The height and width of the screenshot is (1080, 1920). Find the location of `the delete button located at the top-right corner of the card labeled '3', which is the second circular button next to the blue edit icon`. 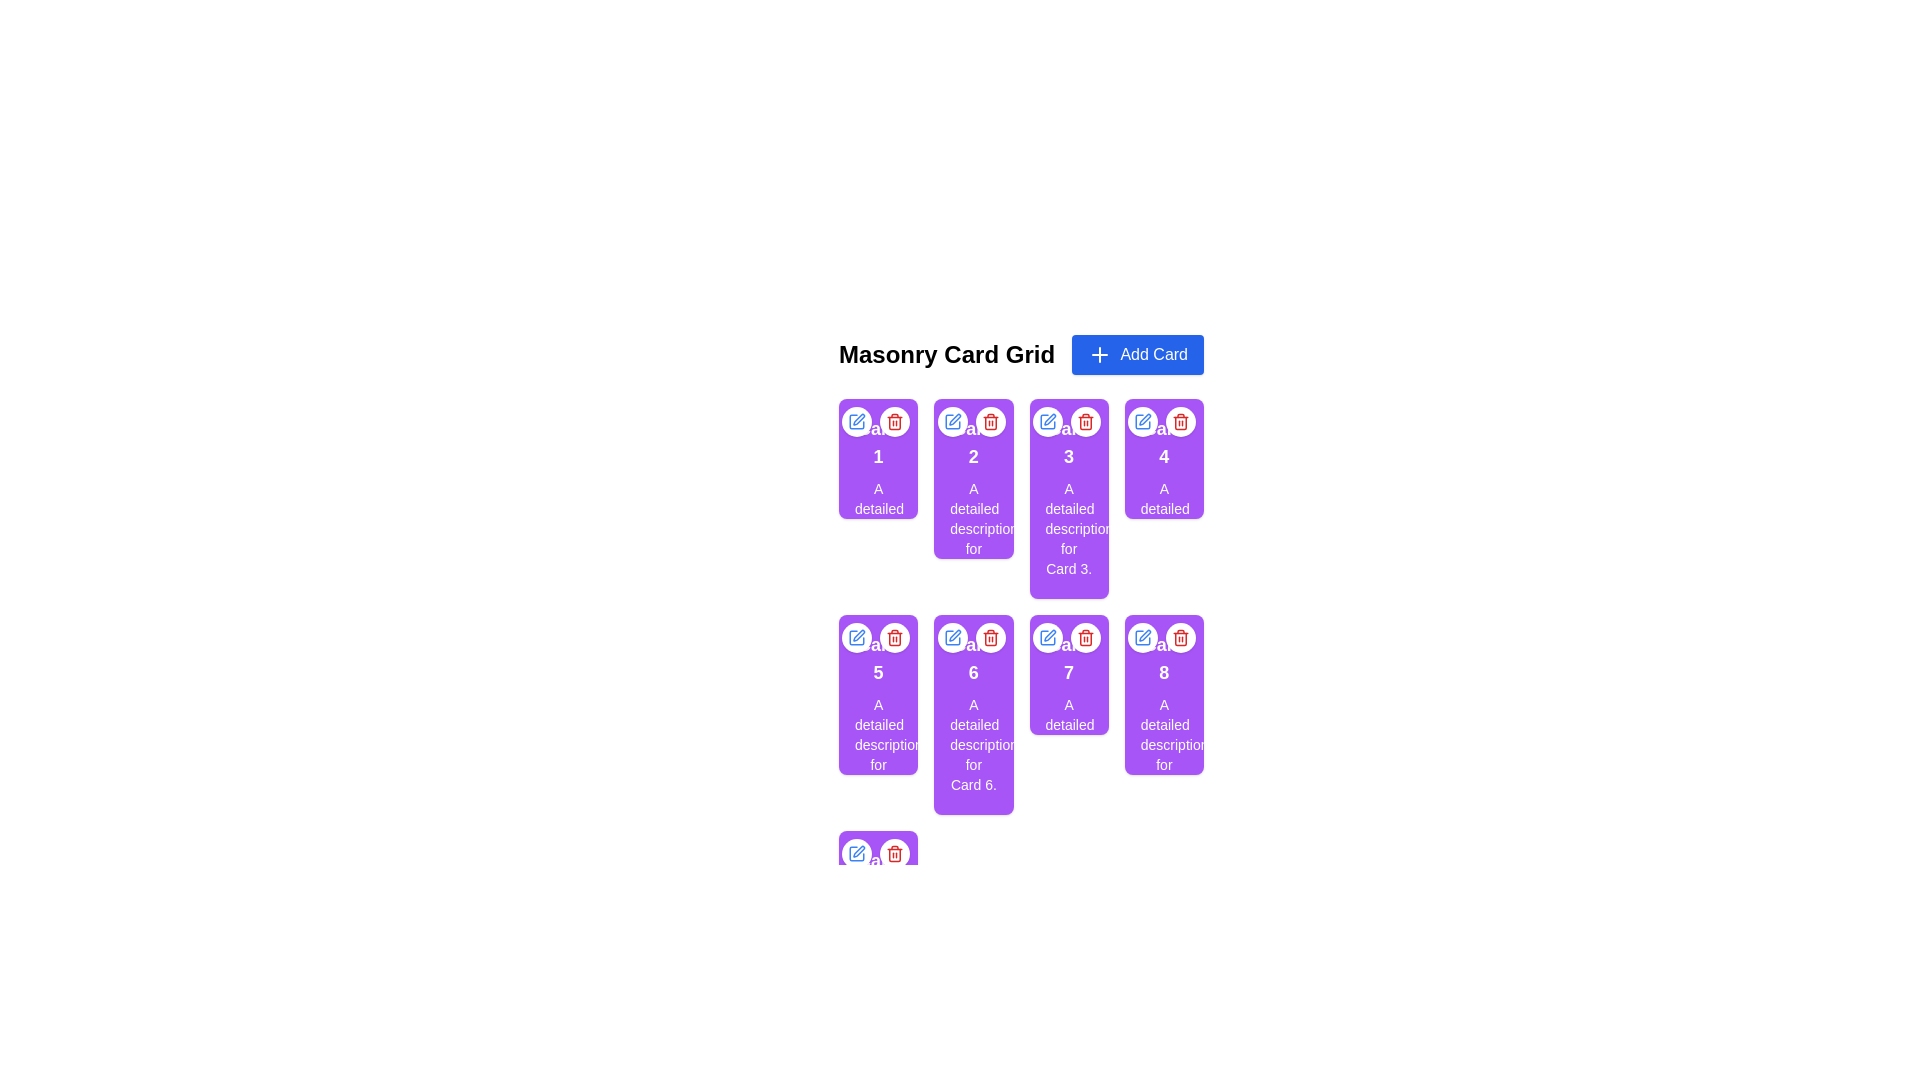

the delete button located at the top-right corner of the card labeled '3', which is the second circular button next to the blue edit icon is located at coordinates (1084, 420).